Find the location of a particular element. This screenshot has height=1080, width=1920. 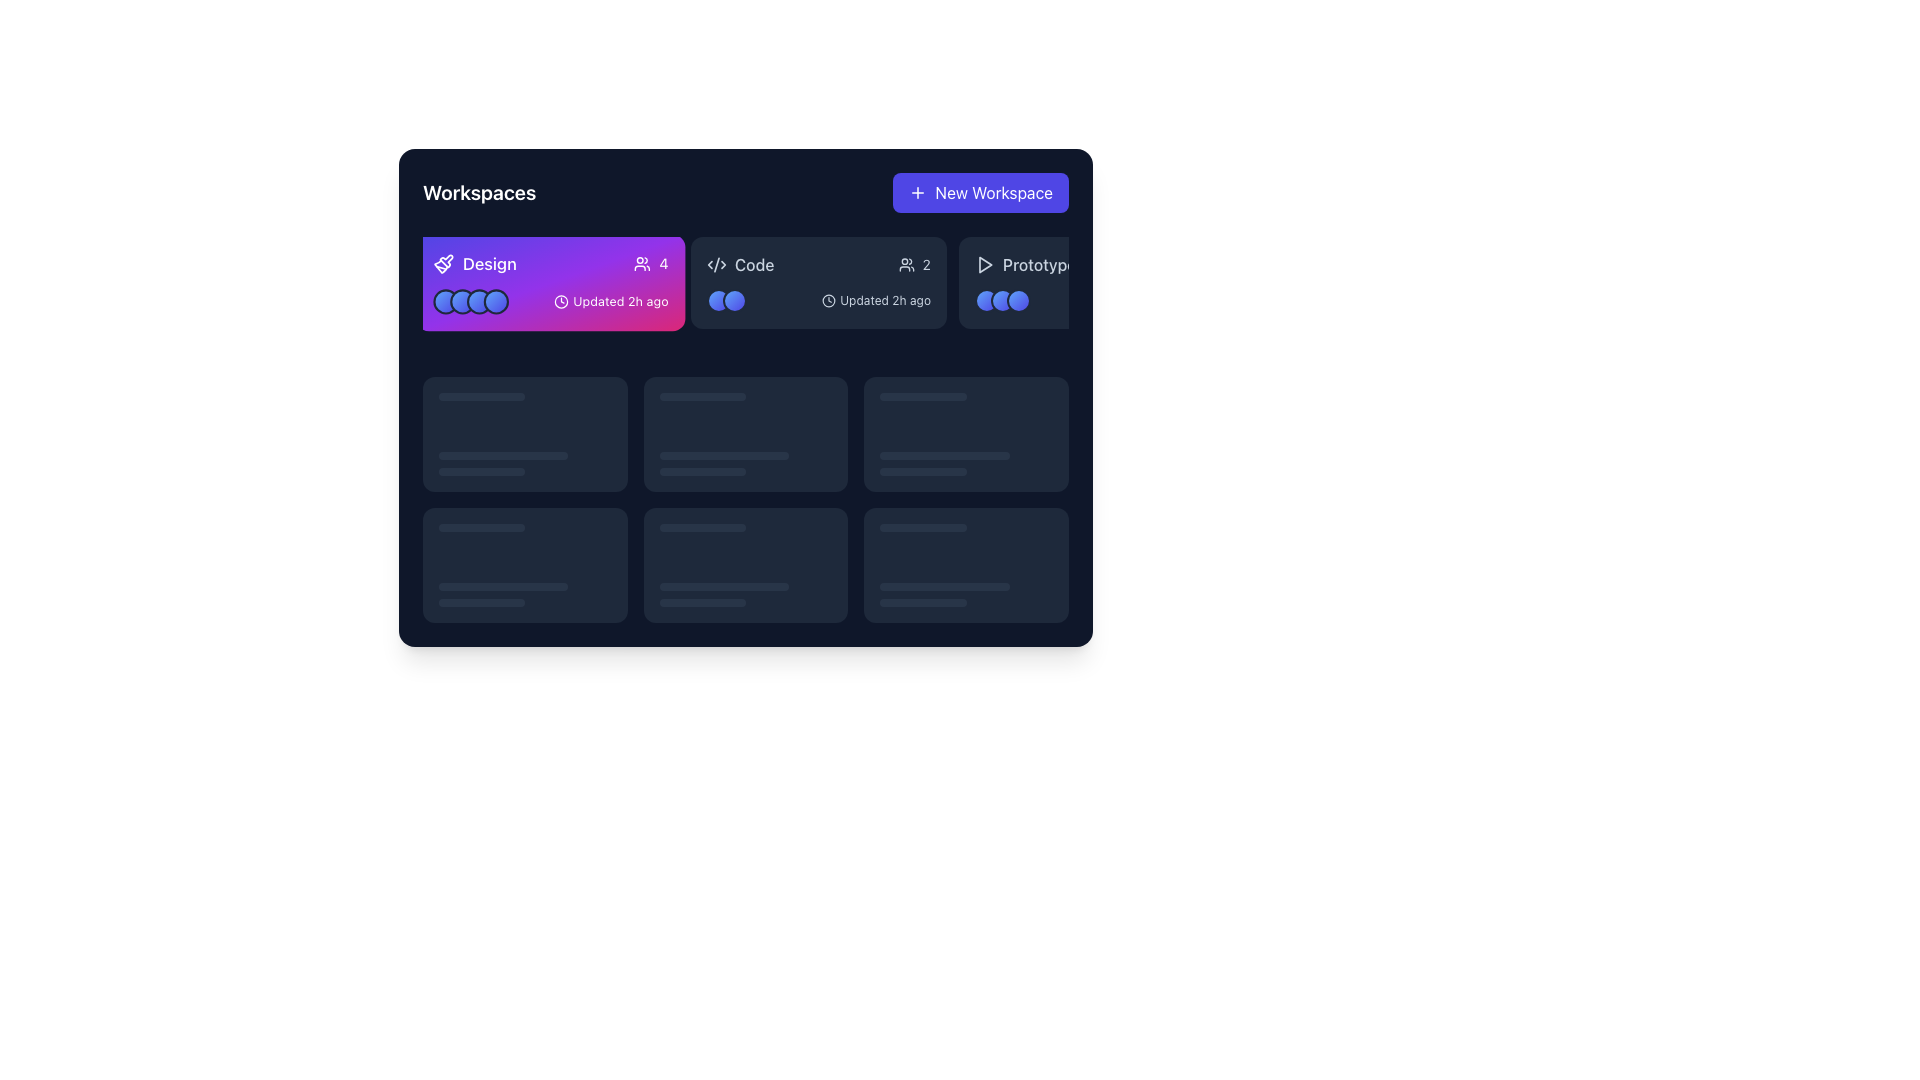

the decorative indicator or user avatar, which is a small circular component with a gradient background from blue to indigo, located within the 'Code' workspace card is located at coordinates (733, 300).